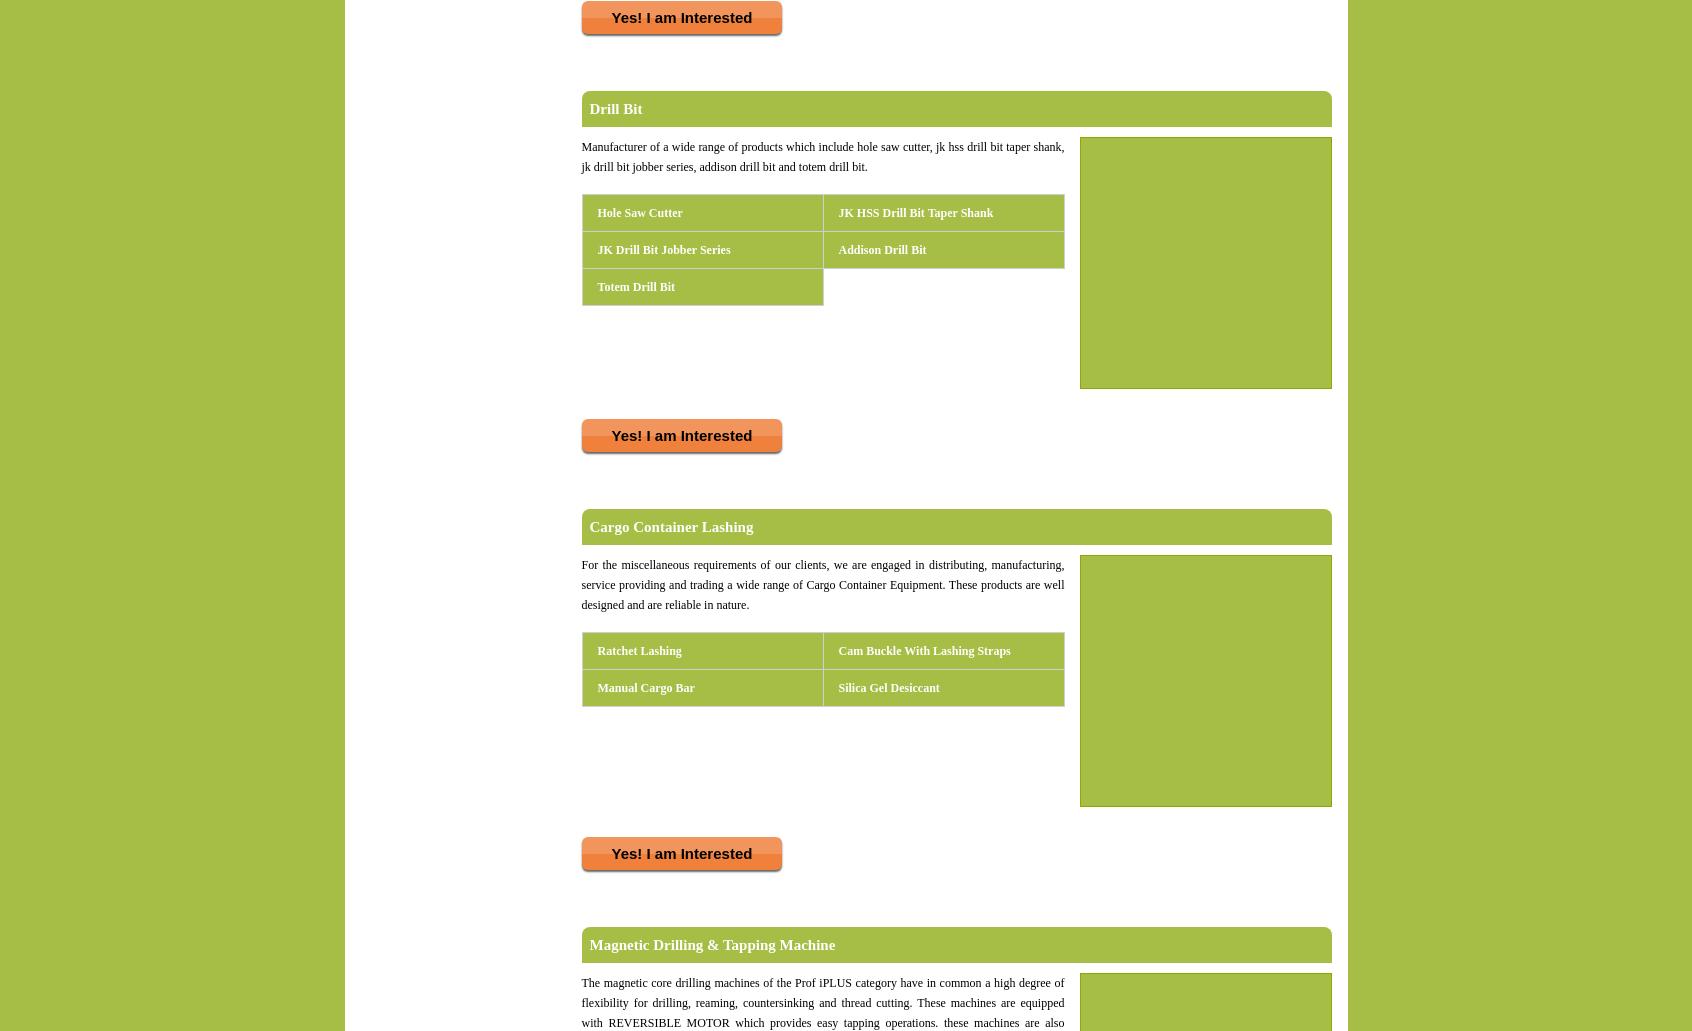 The width and height of the screenshot is (1692, 1031). Describe the element at coordinates (887, 687) in the screenshot. I see `'Silica Gel Desiccant'` at that location.